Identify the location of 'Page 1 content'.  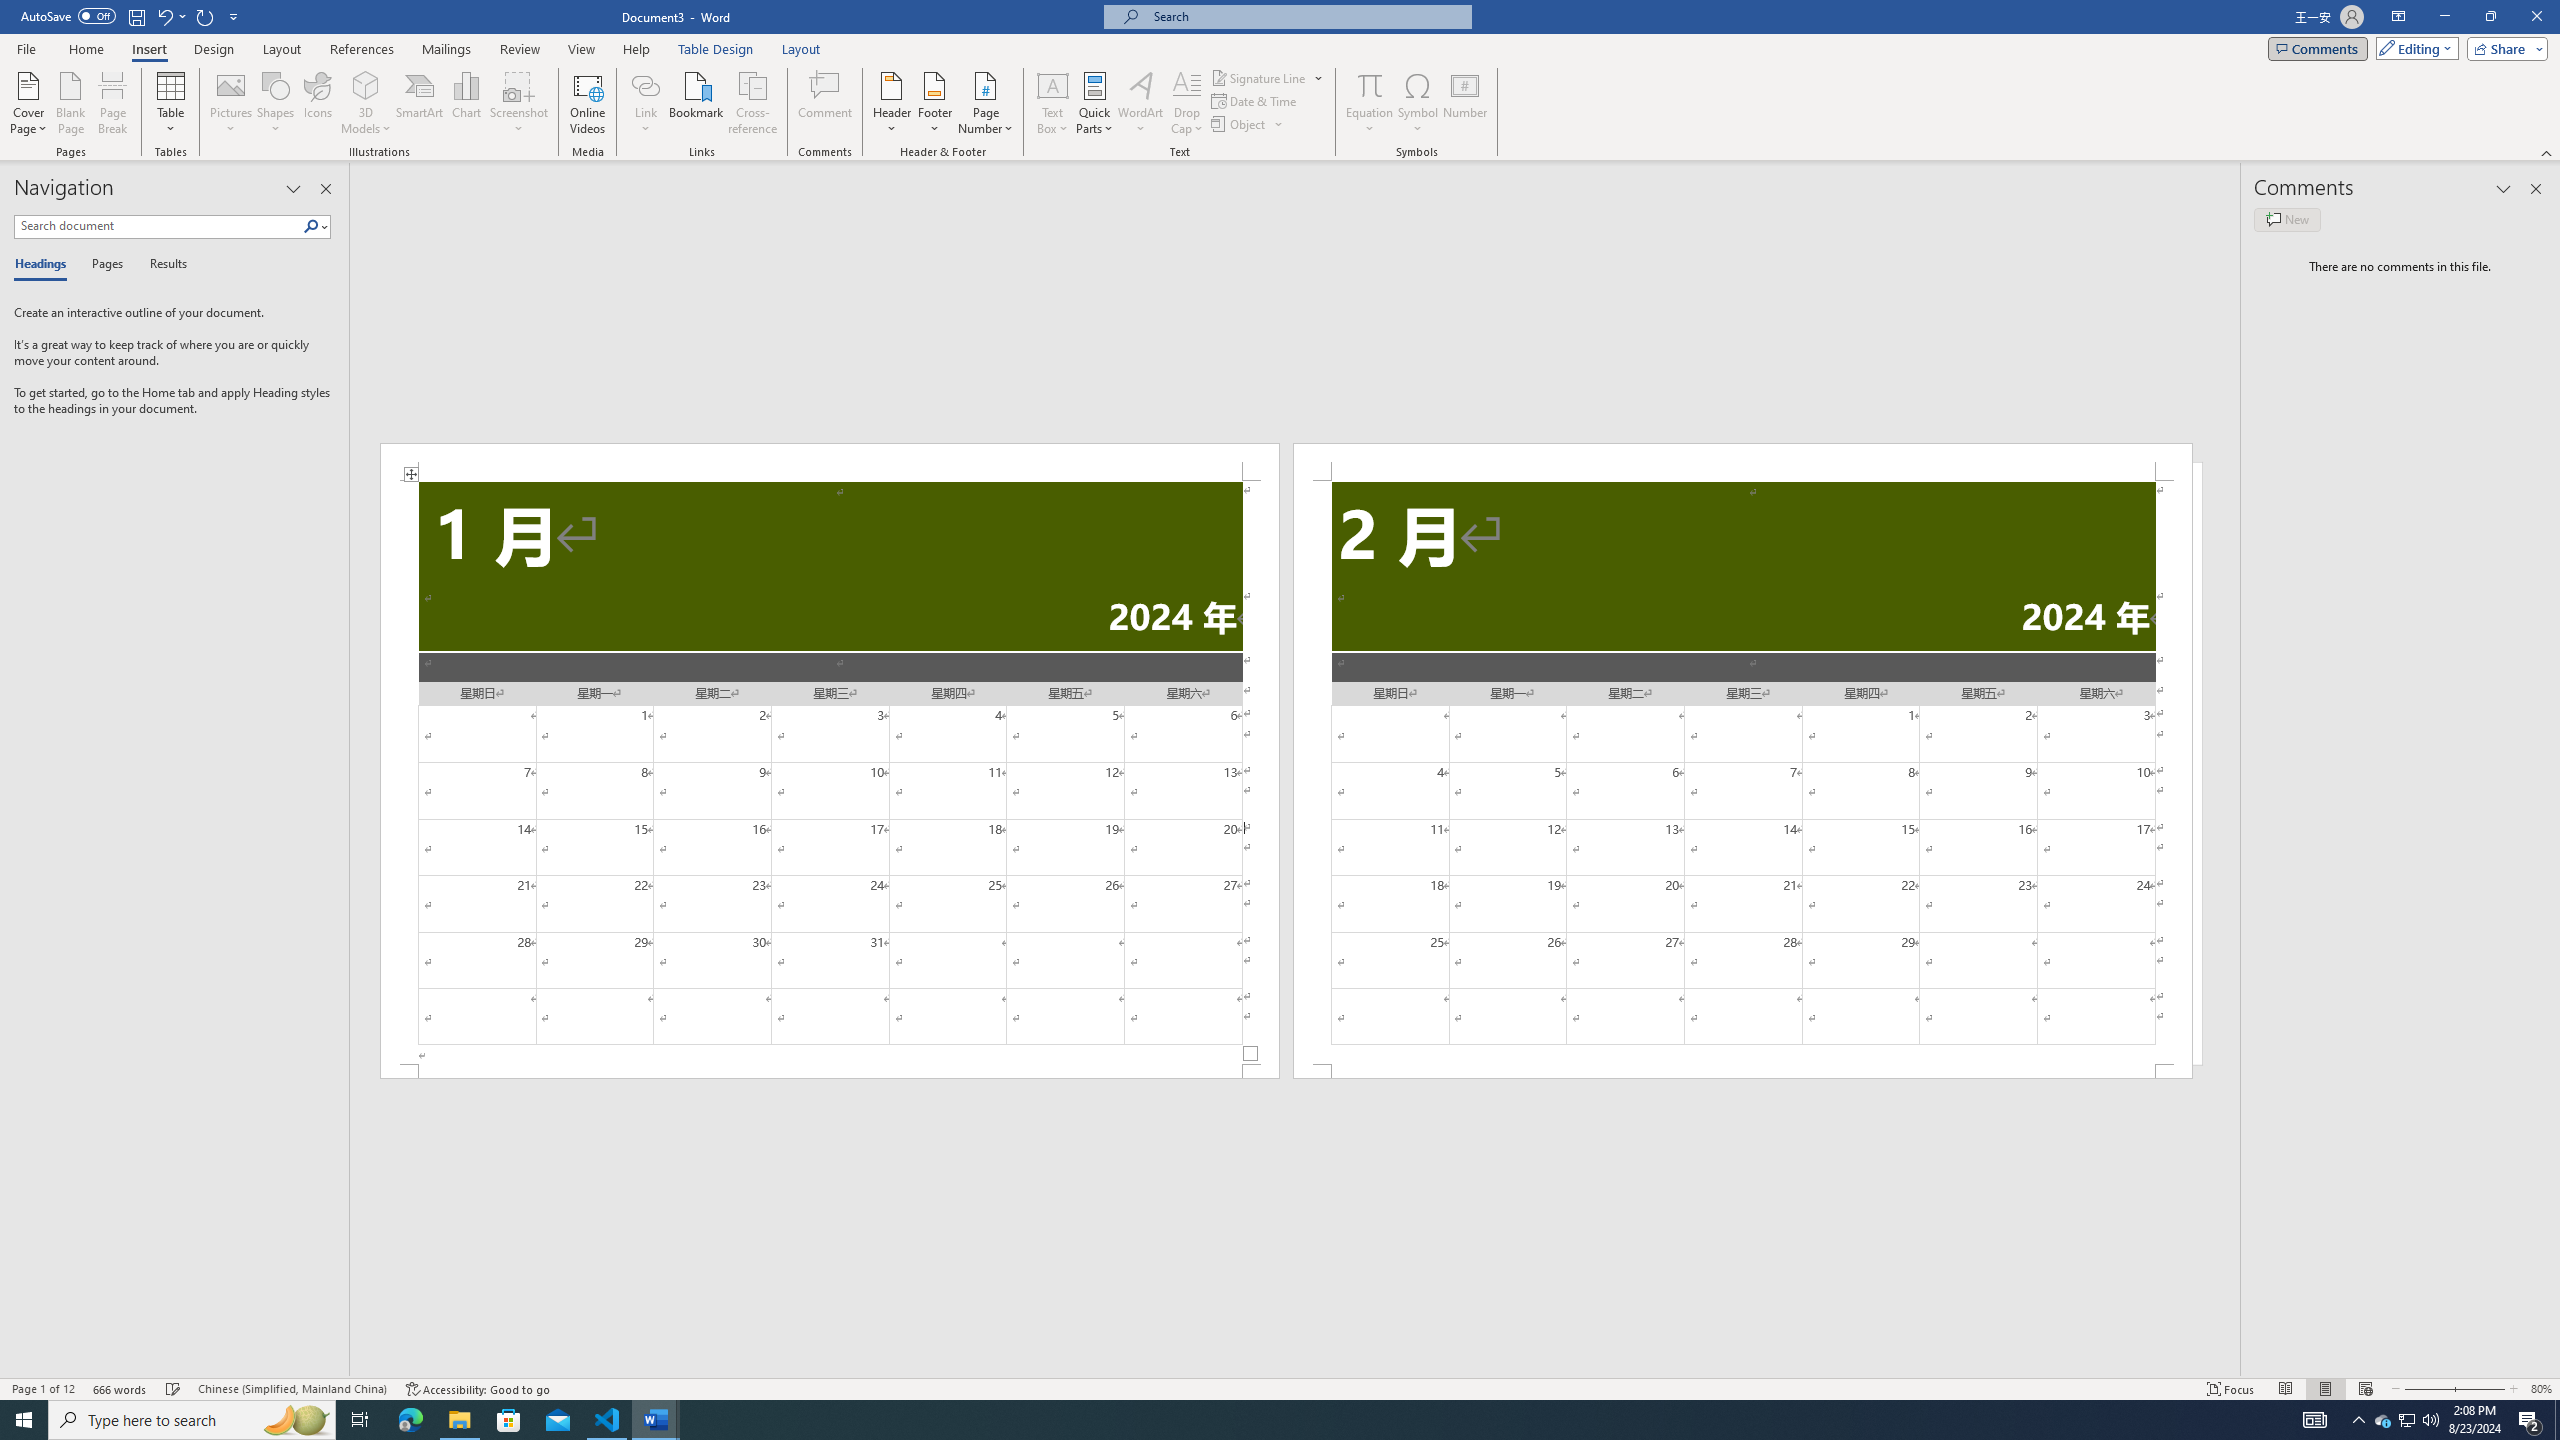
(828, 773).